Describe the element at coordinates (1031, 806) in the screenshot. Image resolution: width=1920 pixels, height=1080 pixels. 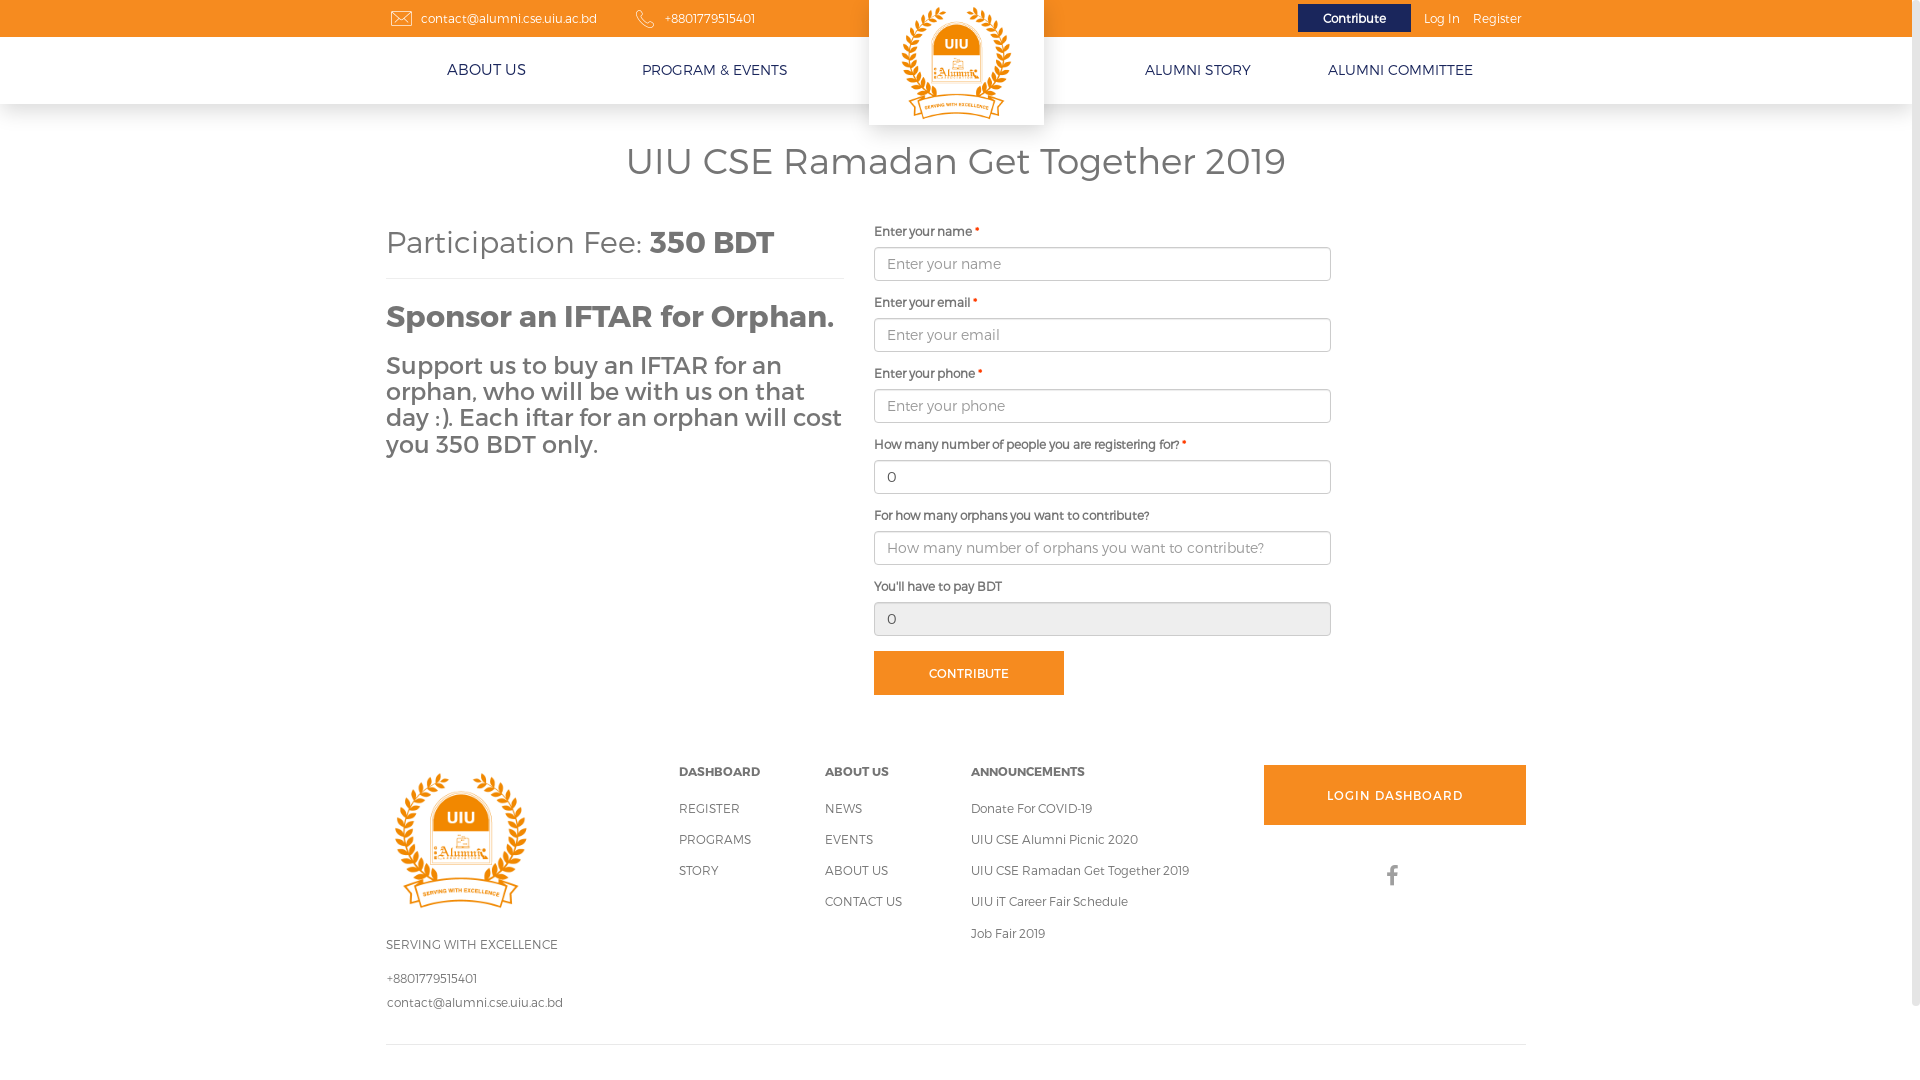
I see `'Donate For COVID-19'` at that location.